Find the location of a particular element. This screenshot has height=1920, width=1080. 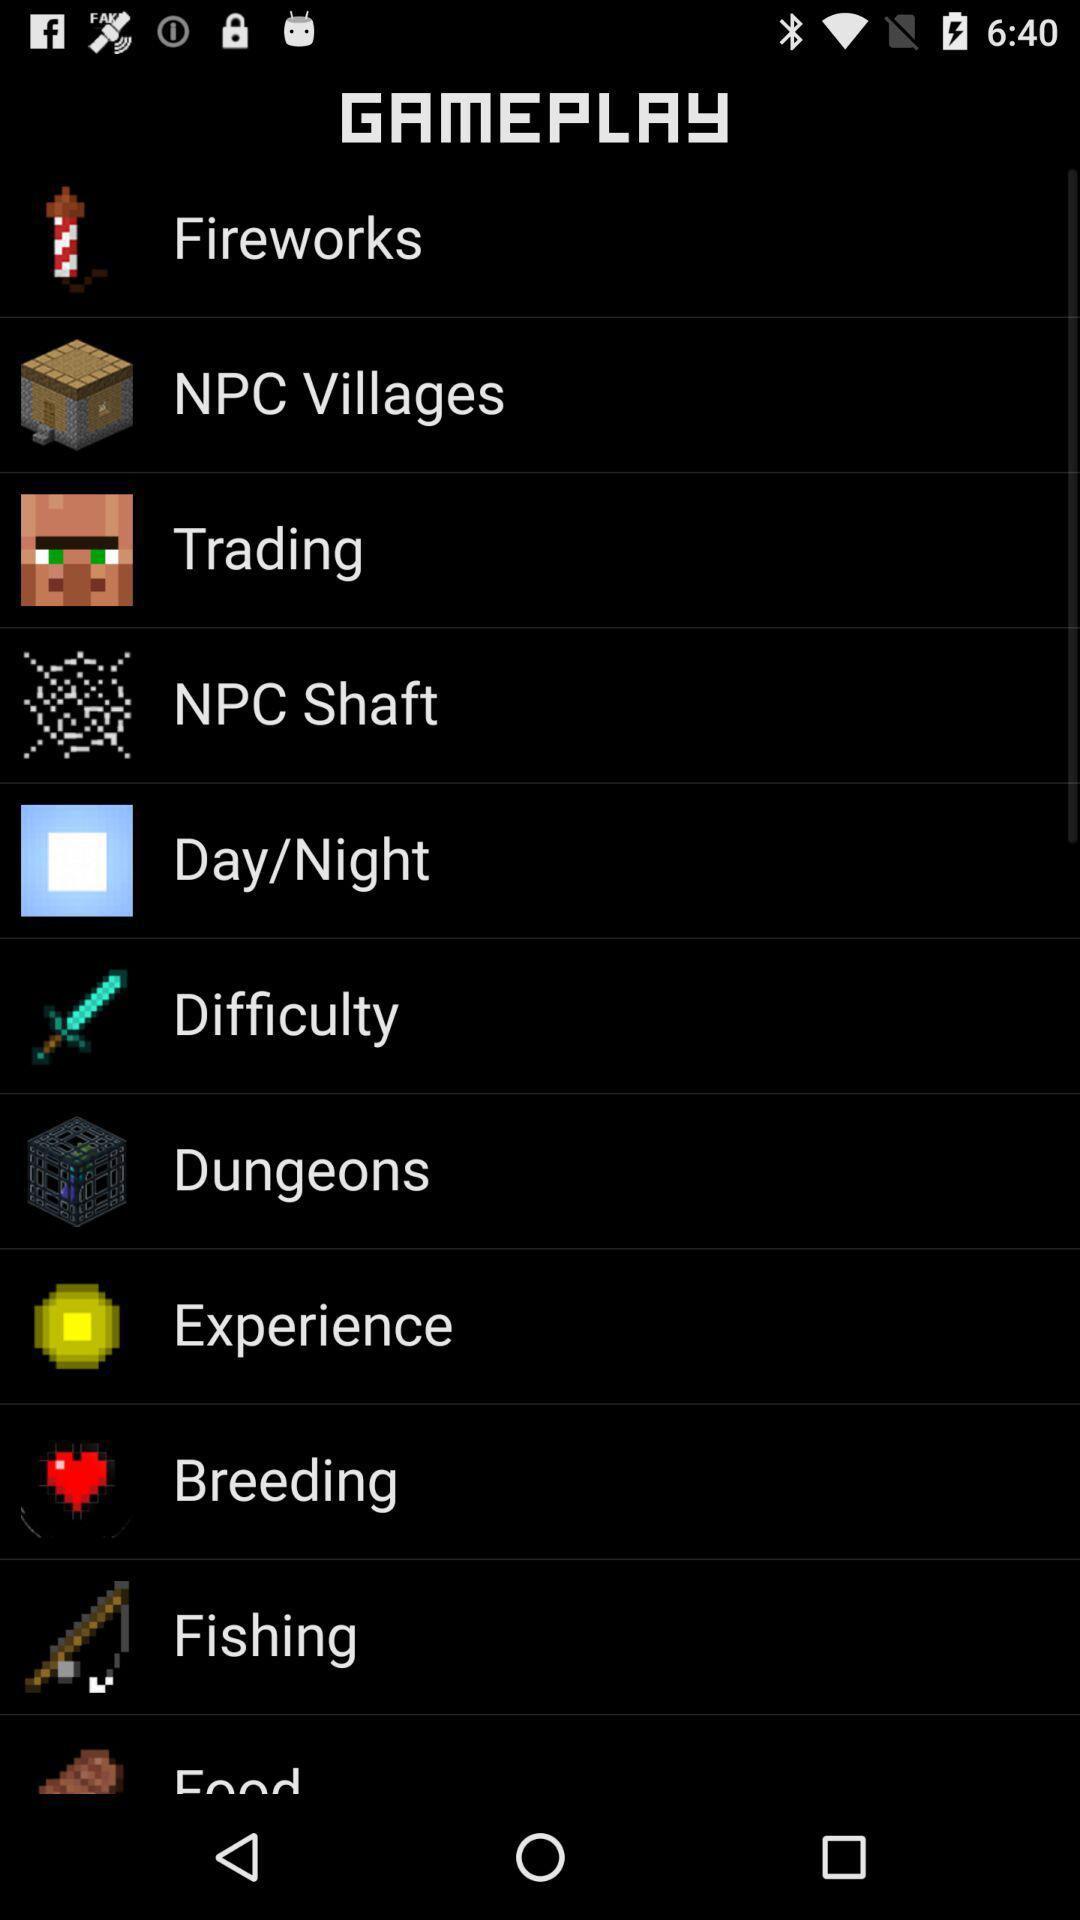

the experience app is located at coordinates (313, 1322).